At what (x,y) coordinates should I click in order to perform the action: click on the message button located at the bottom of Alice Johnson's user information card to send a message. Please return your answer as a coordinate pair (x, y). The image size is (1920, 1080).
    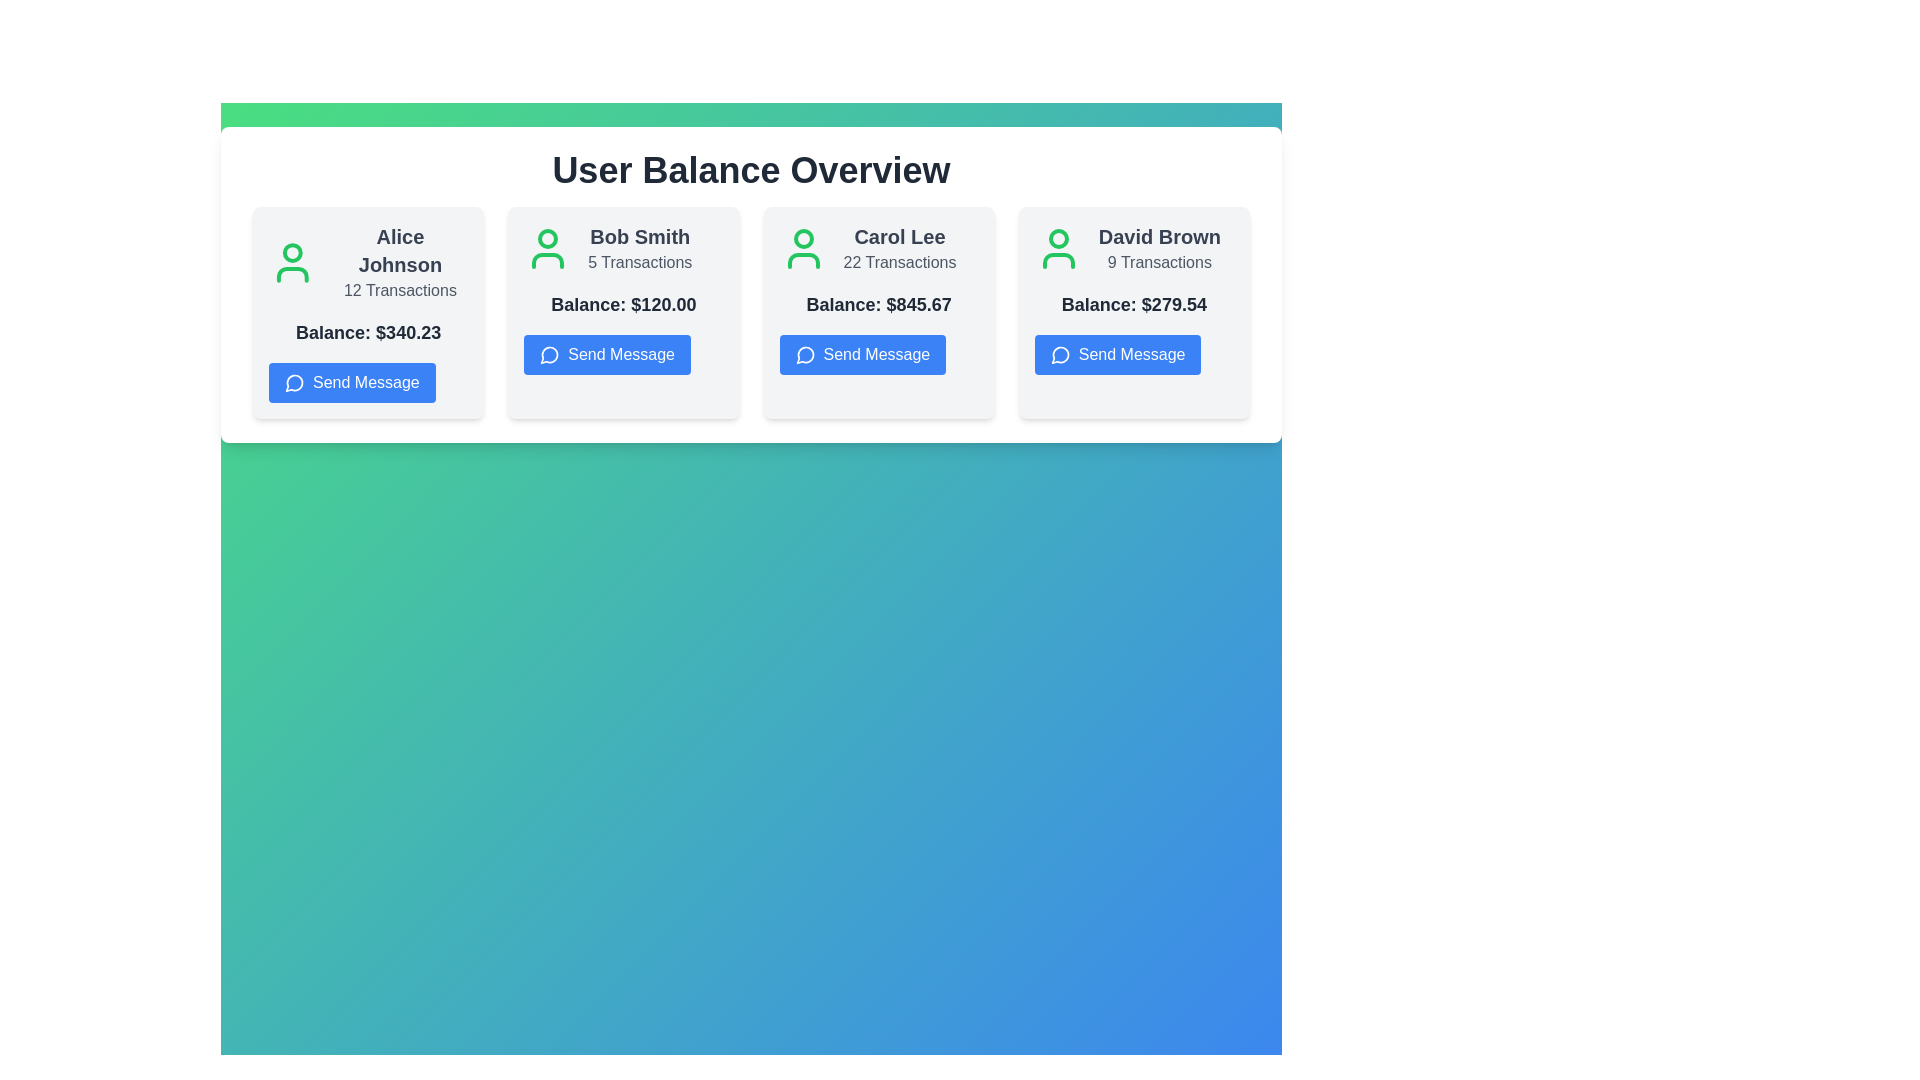
    Looking at the image, I should click on (352, 382).